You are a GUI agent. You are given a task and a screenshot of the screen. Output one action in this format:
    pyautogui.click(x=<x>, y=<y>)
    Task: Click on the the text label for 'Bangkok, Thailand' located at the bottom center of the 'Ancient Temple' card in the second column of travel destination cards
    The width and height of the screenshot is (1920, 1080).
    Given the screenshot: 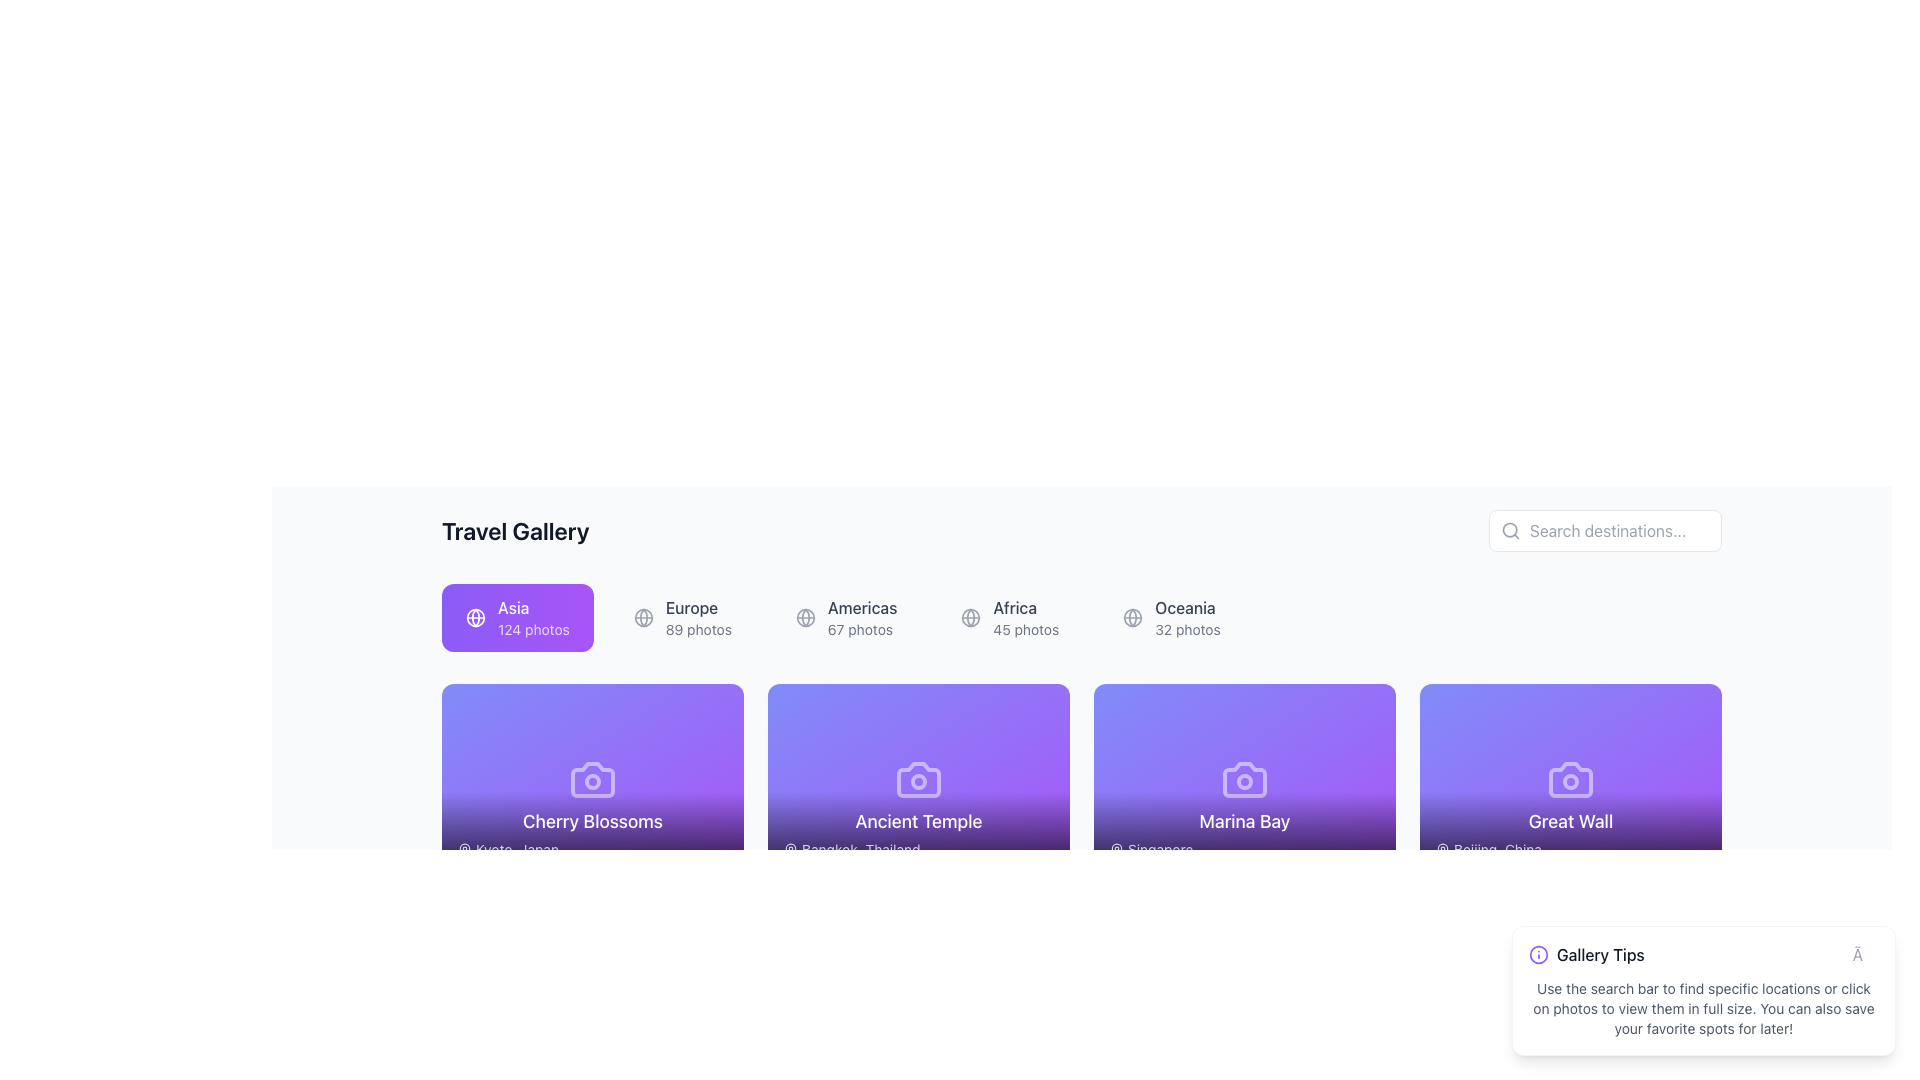 What is the action you would take?
    pyautogui.click(x=861, y=849)
    